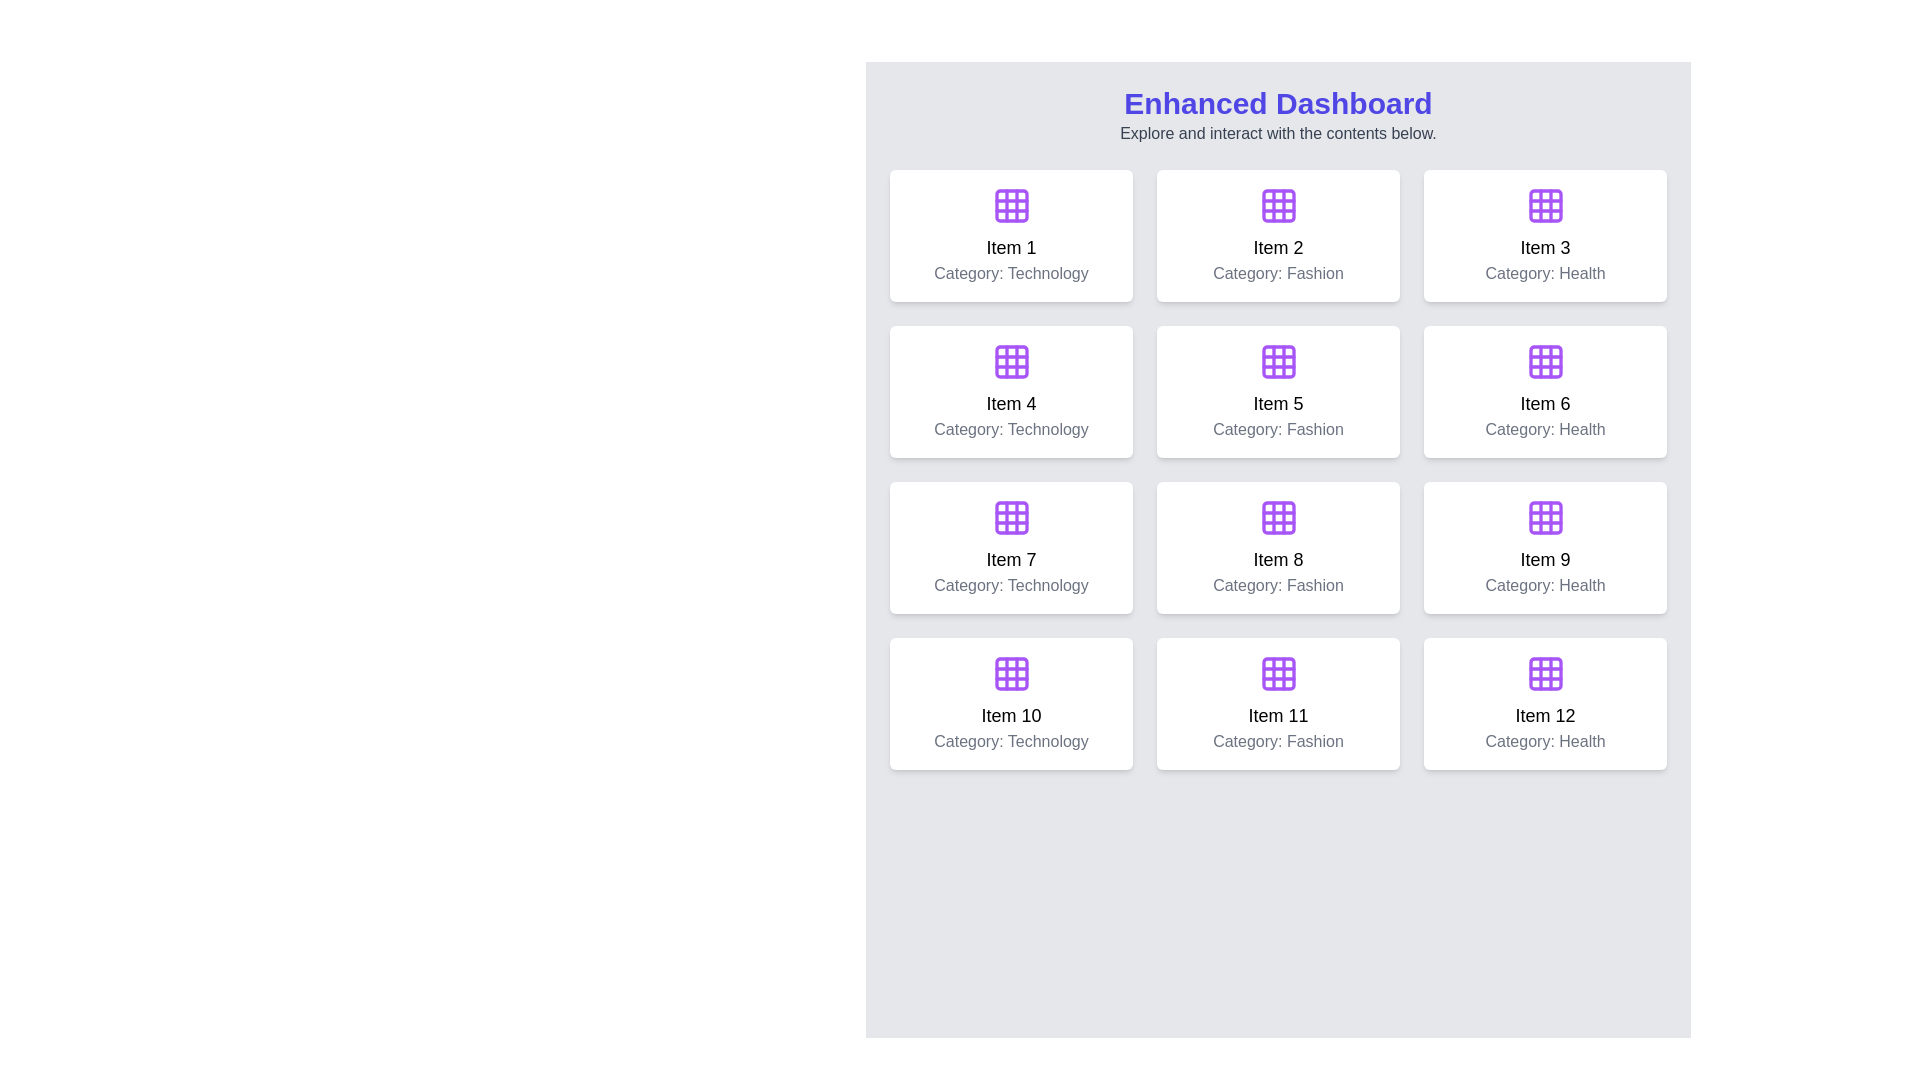 The image size is (1920, 1080). I want to click on the informational card displaying details about 'Item 7' in the third row, first column of the grid system, so click(1011, 547).